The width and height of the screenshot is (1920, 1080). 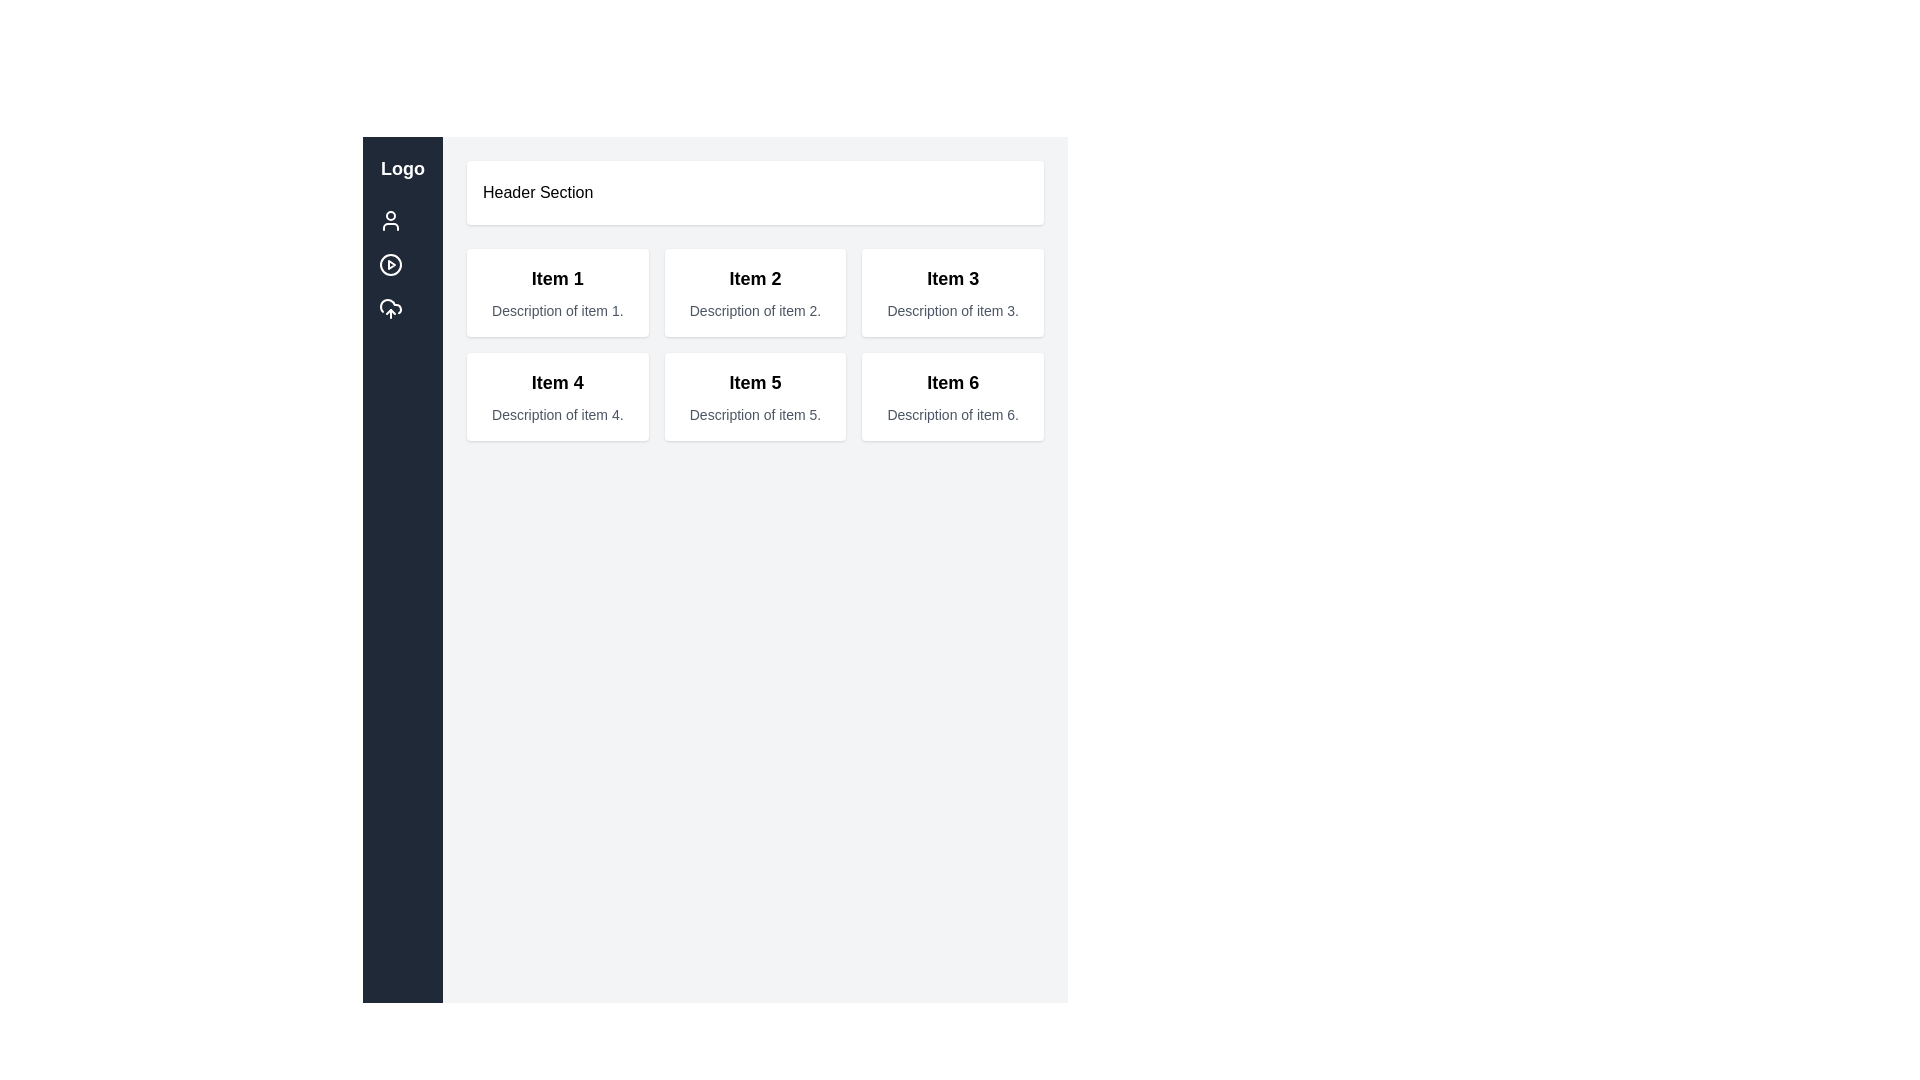 I want to click on the circular border element that is part of the SVG icon featuring a play button, located in the vertical navigation sidebar, so click(x=390, y=264).